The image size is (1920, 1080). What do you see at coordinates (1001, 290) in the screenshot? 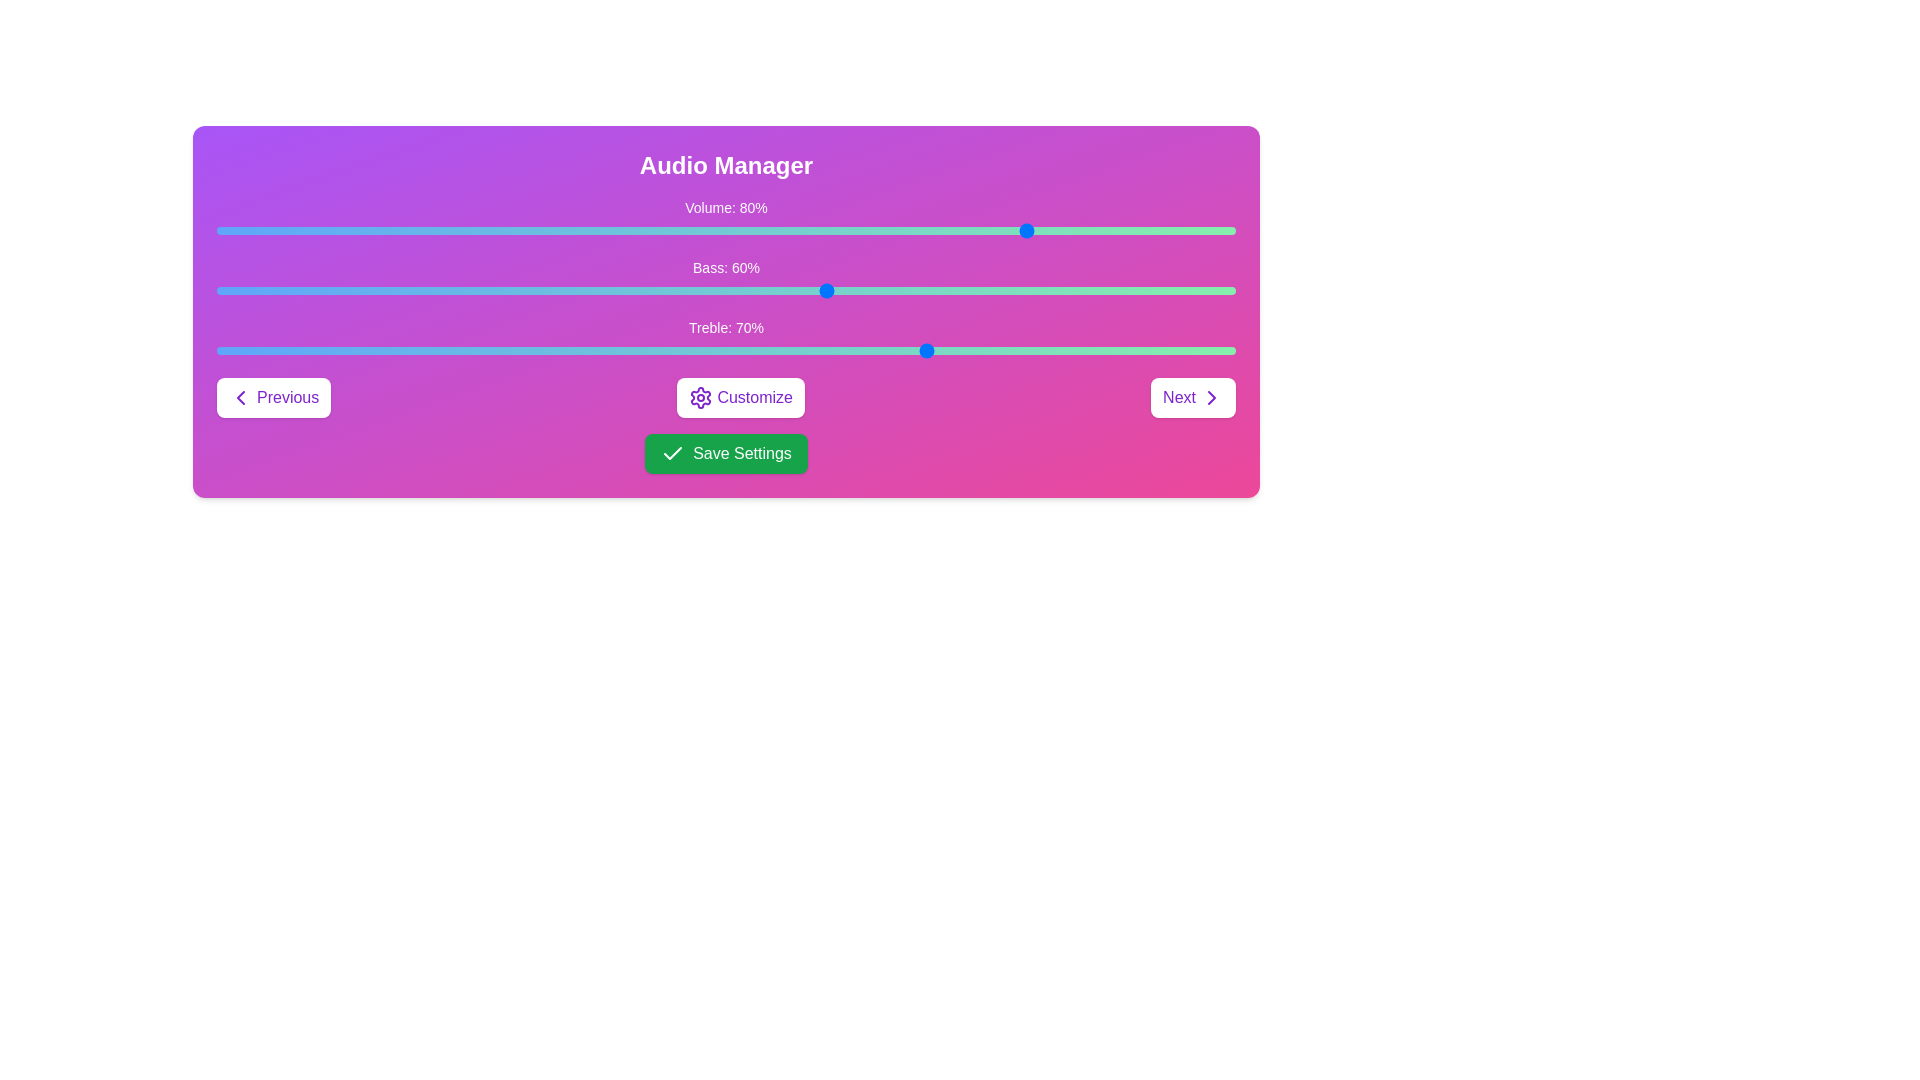
I see `the bass level` at bounding box center [1001, 290].